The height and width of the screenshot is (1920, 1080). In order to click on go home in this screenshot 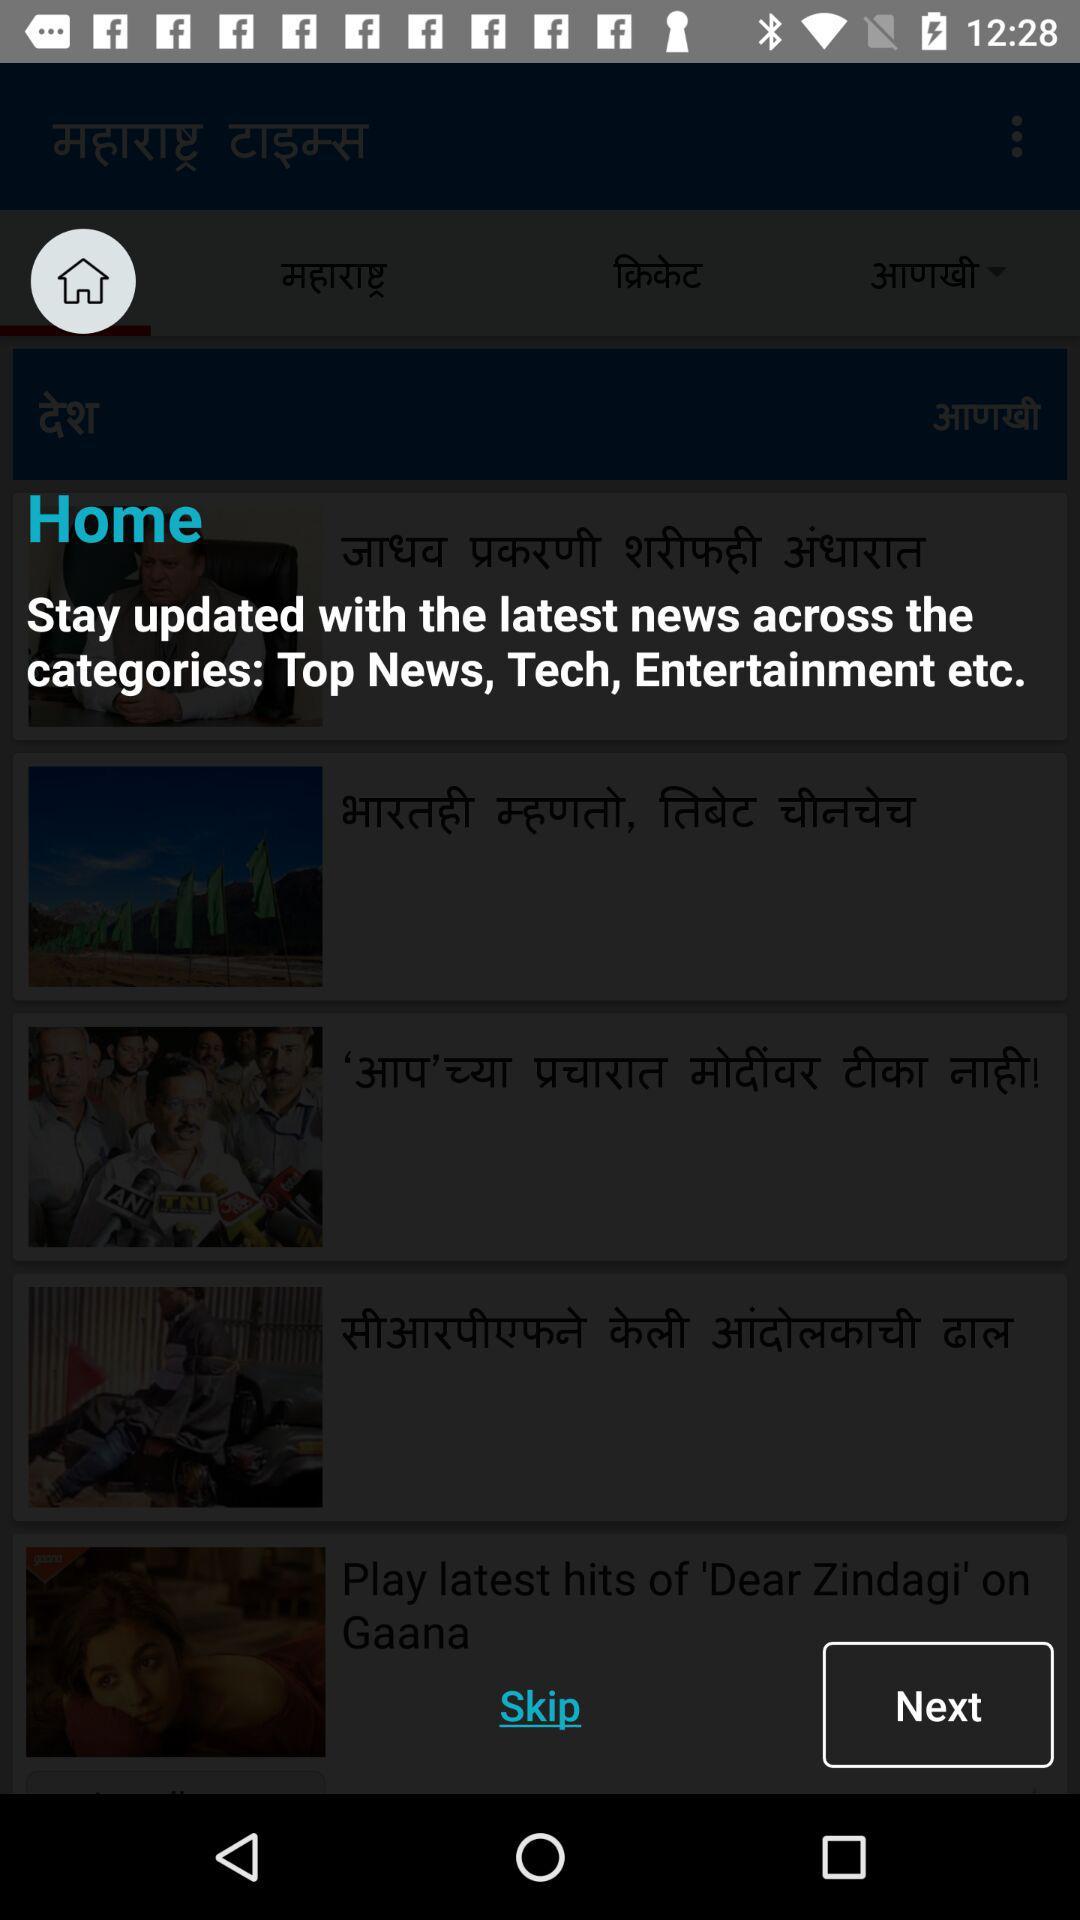, I will do `click(82, 280)`.